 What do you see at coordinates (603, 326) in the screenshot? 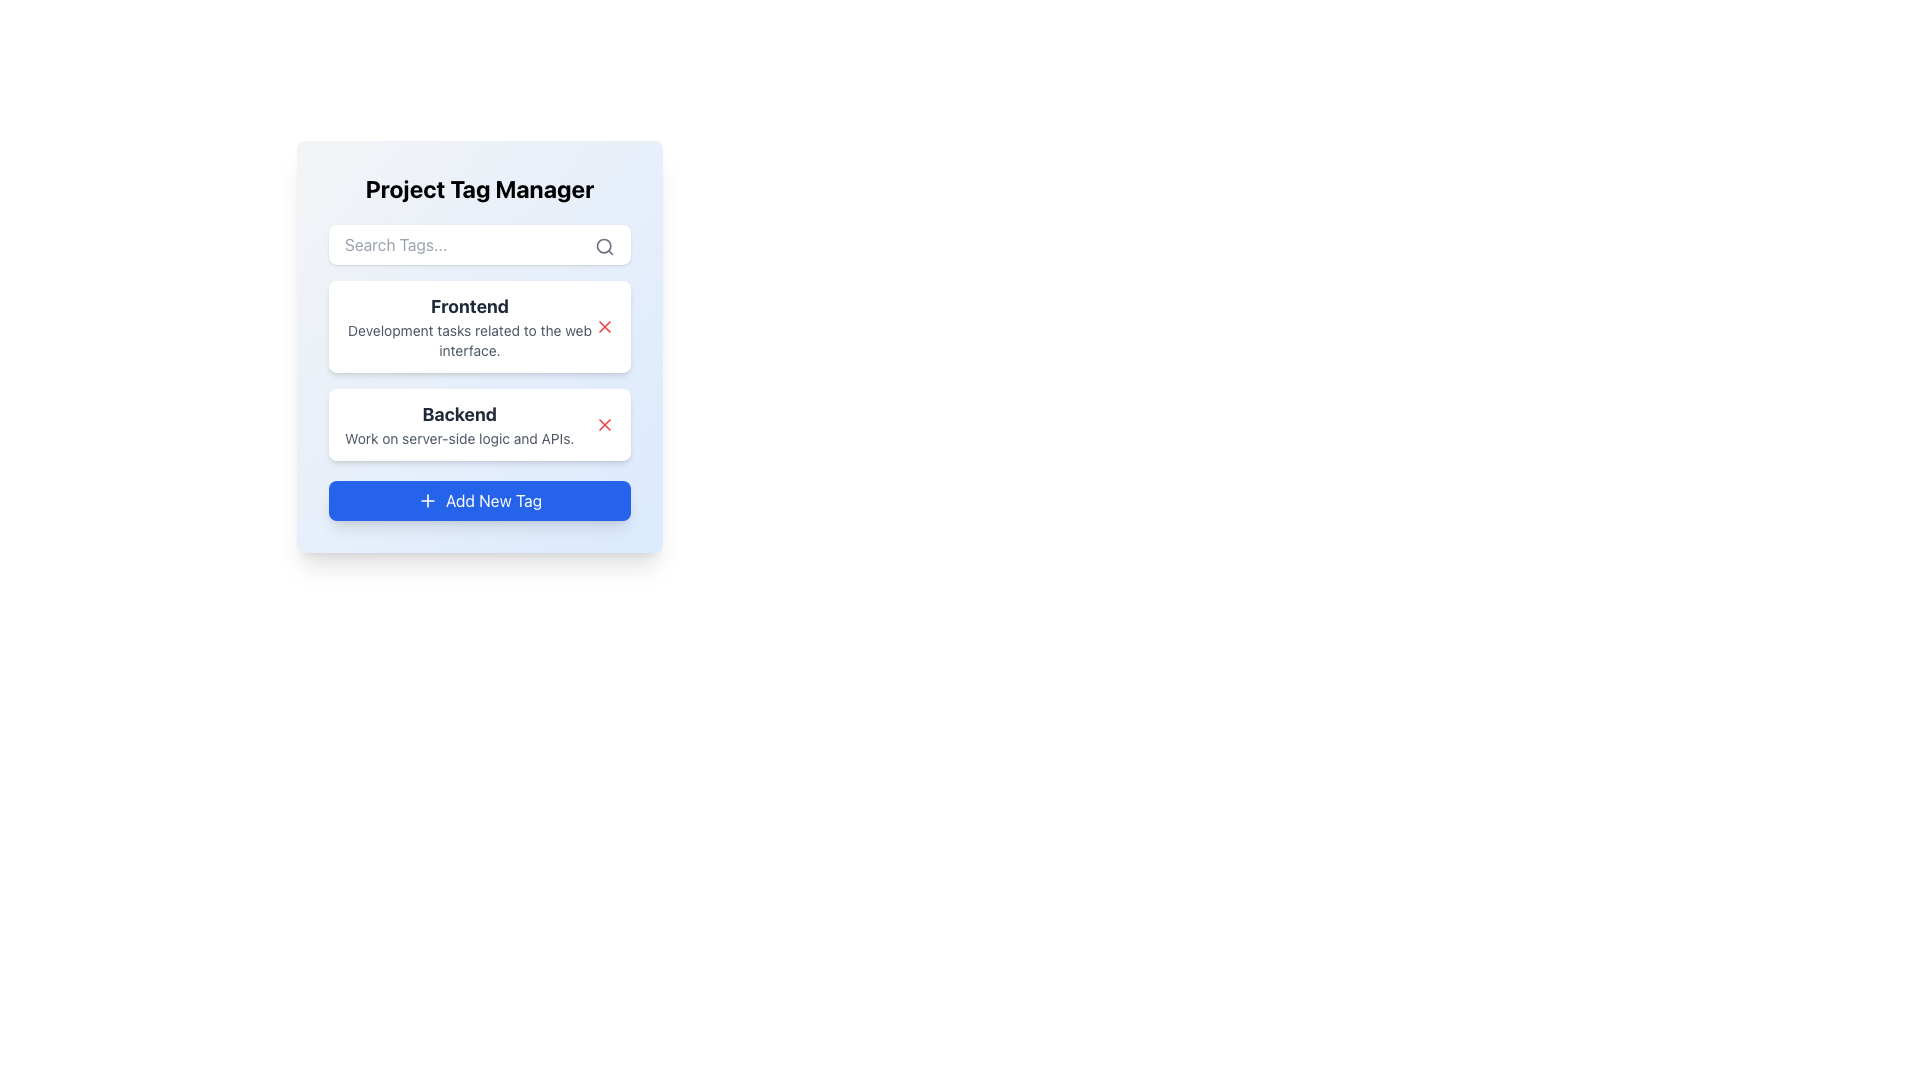
I see `attributes of the 'X' graphical representation vector line element inside the second item's circle in the list panel, located near the right side of the 'Backend' text` at bounding box center [603, 326].